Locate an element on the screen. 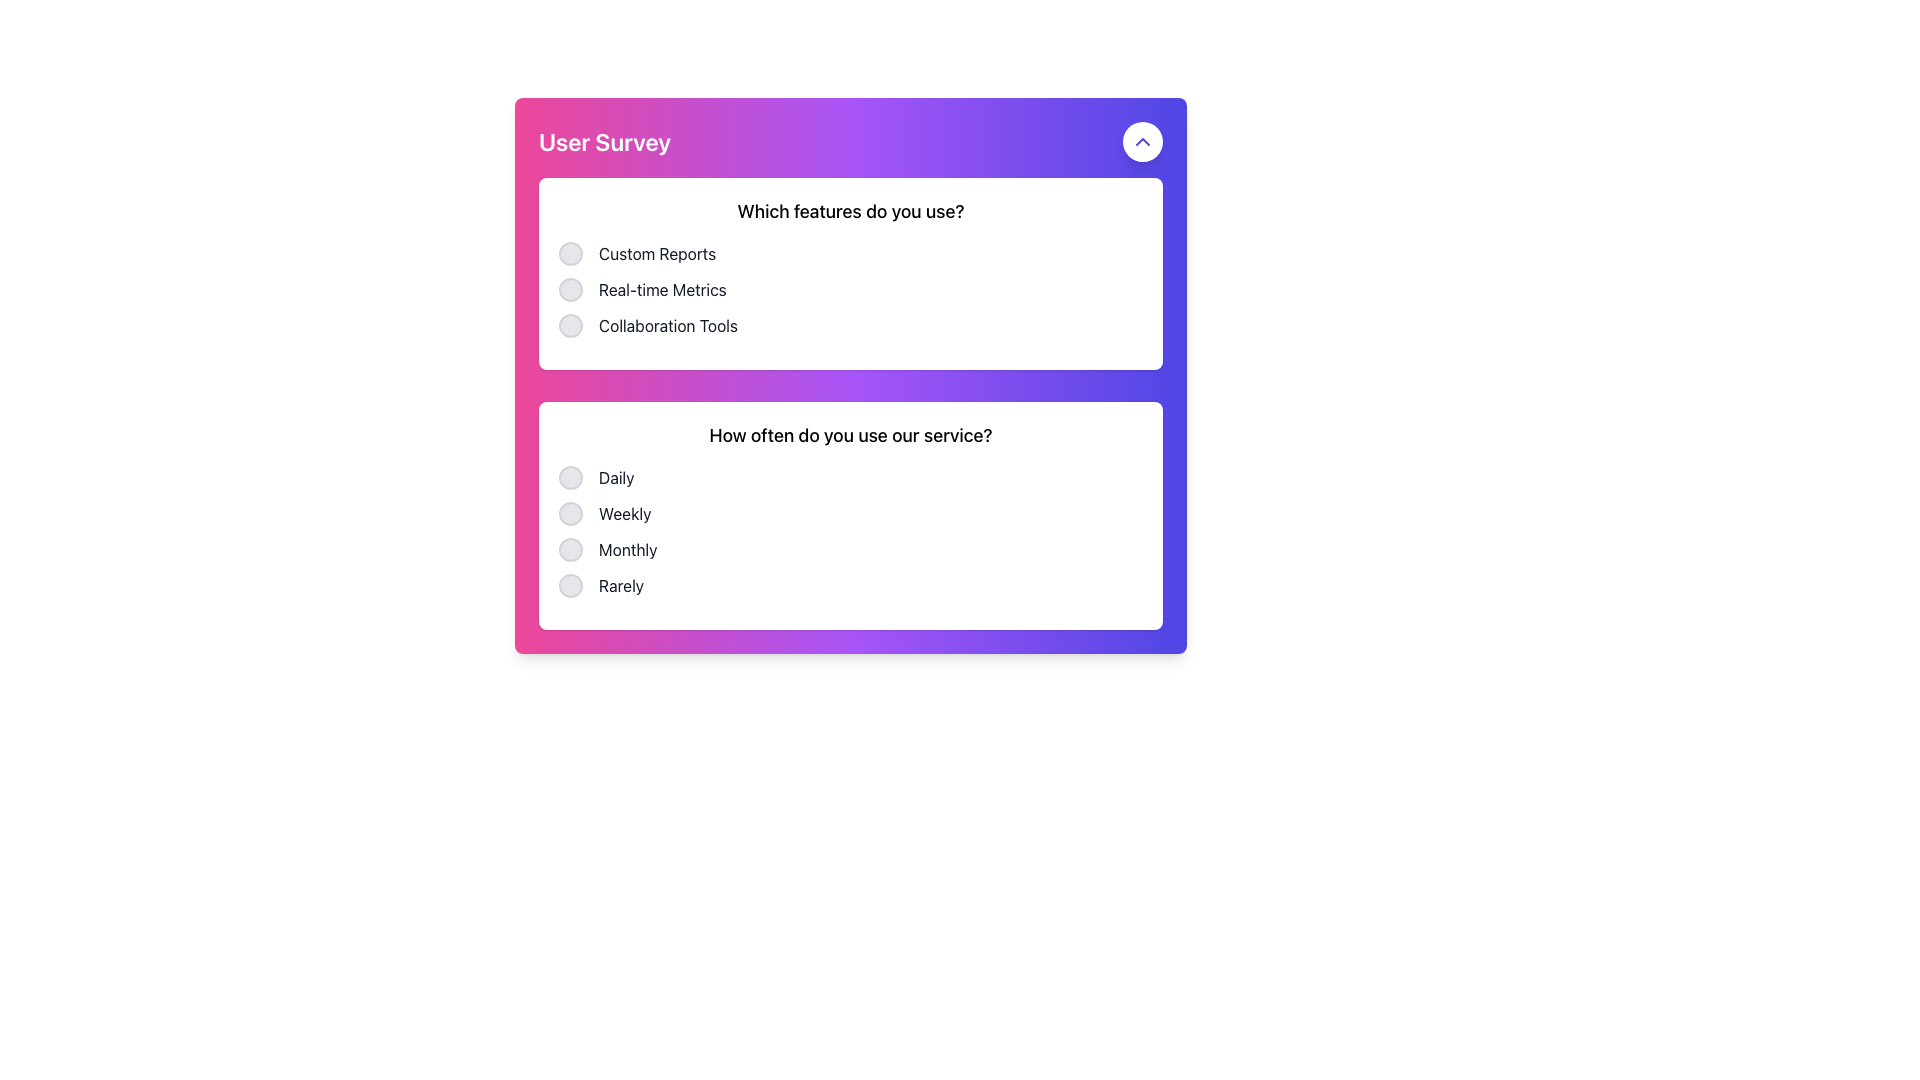 Image resolution: width=1920 pixels, height=1080 pixels. the radio button labeled 'Weekly' is located at coordinates (850, 512).